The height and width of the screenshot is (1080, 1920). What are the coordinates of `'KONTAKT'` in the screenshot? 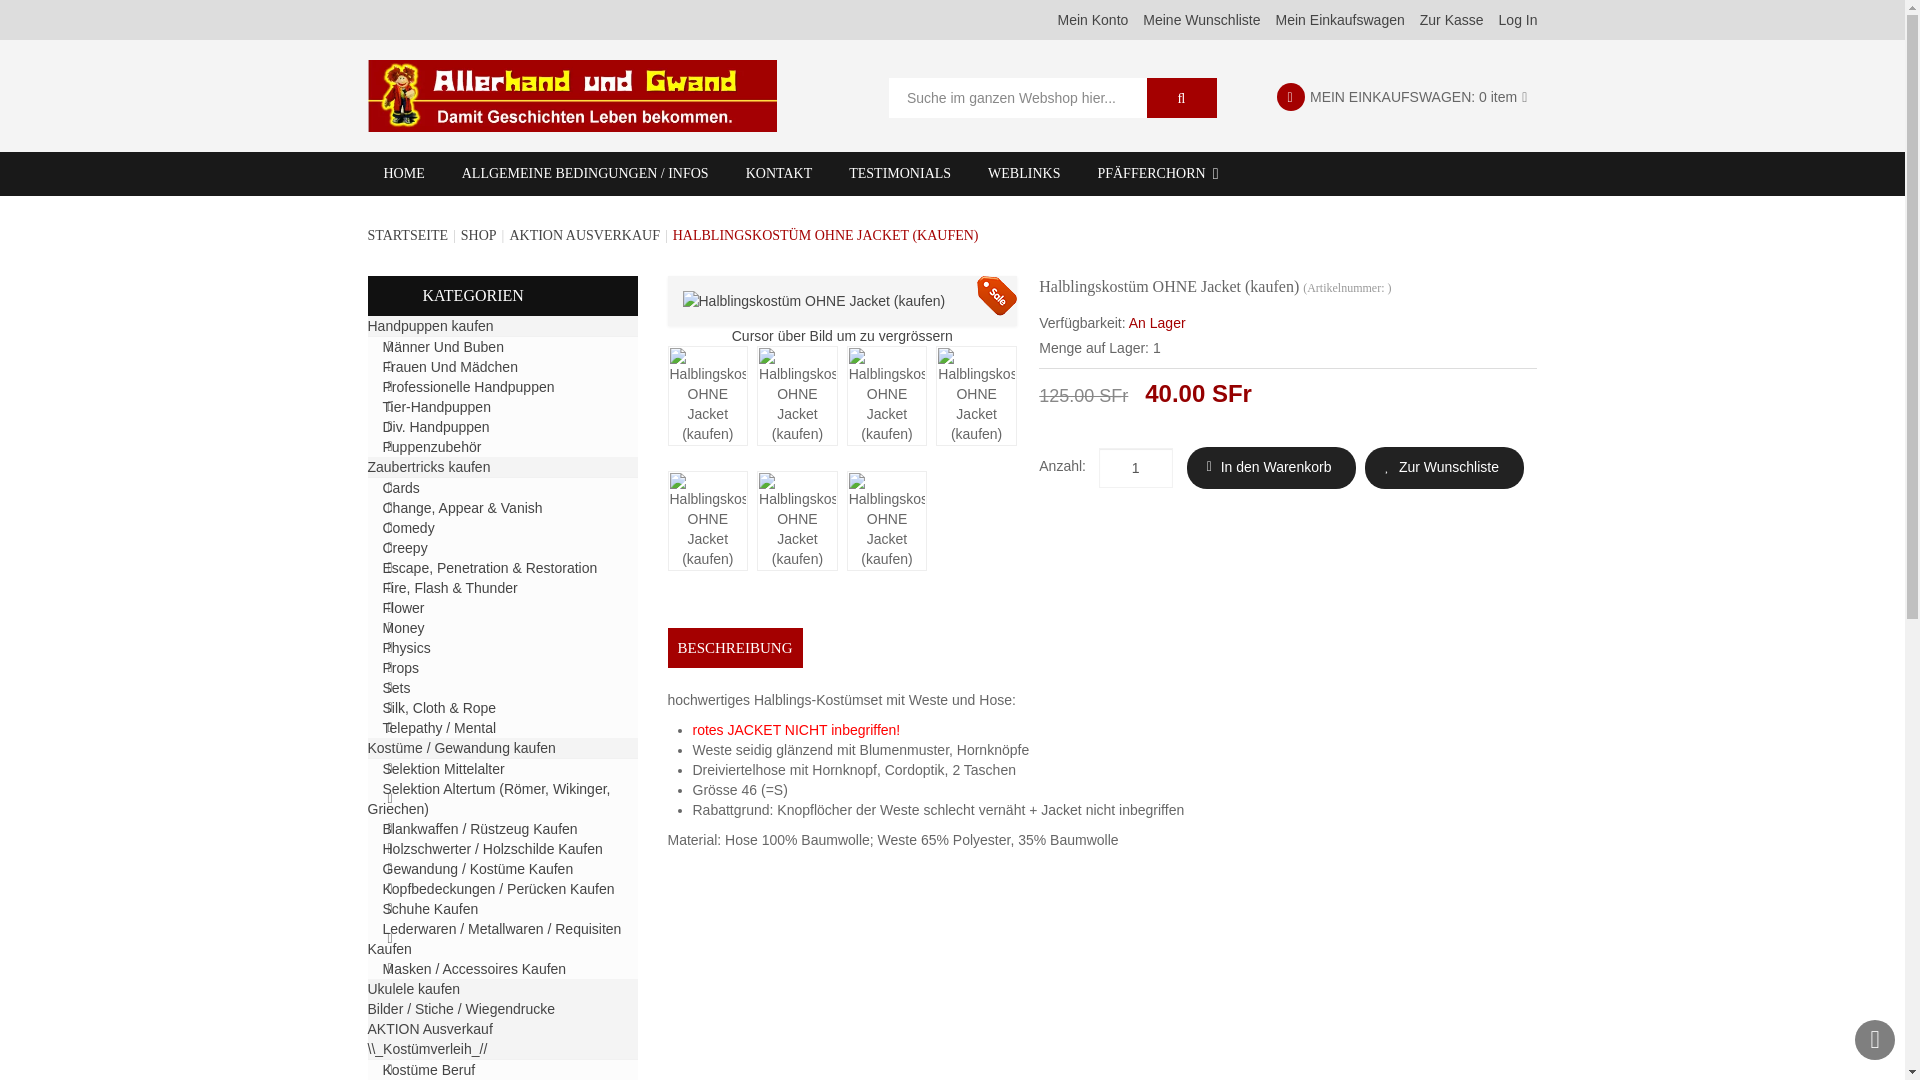 It's located at (778, 172).